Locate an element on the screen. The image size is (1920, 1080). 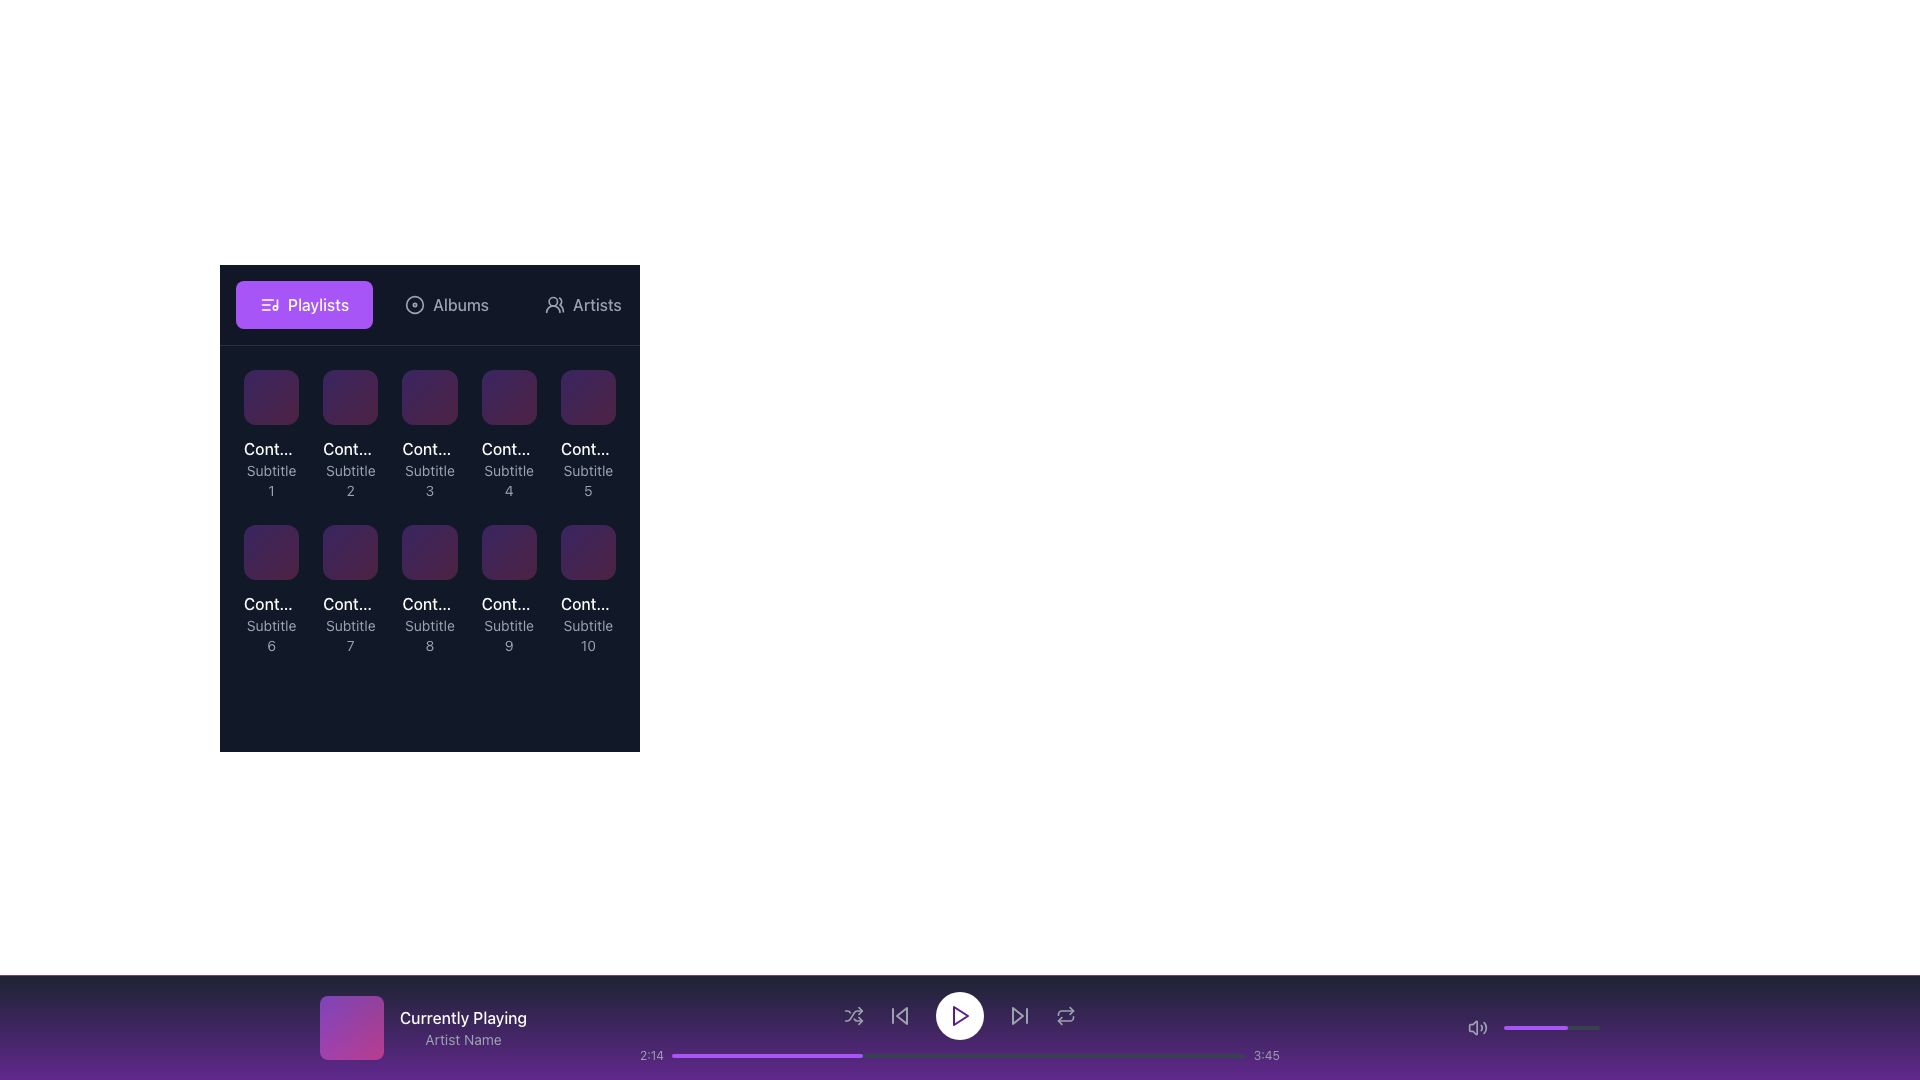
descriptive text label located in the fifth card of the grid, positioned below the title 'Content Title 5' is located at coordinates (587, 481).